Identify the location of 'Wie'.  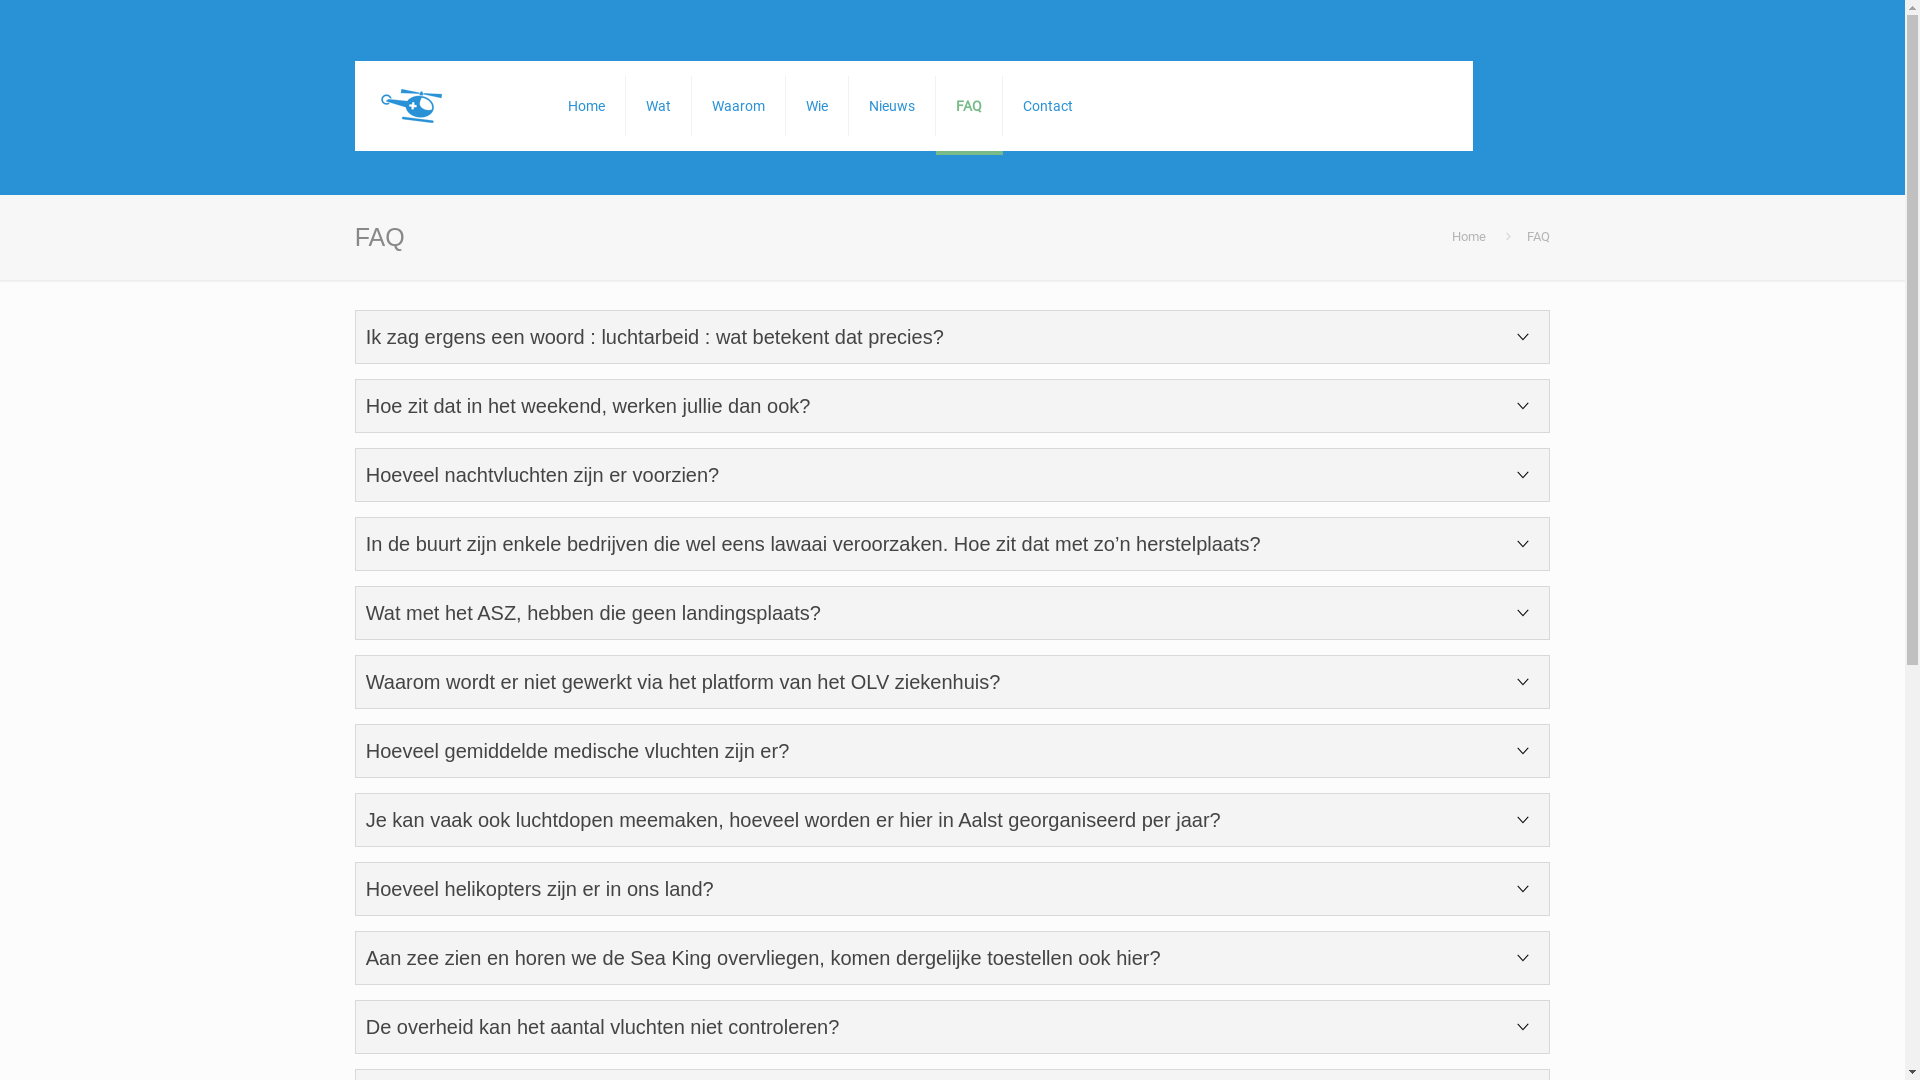
(785, 105).